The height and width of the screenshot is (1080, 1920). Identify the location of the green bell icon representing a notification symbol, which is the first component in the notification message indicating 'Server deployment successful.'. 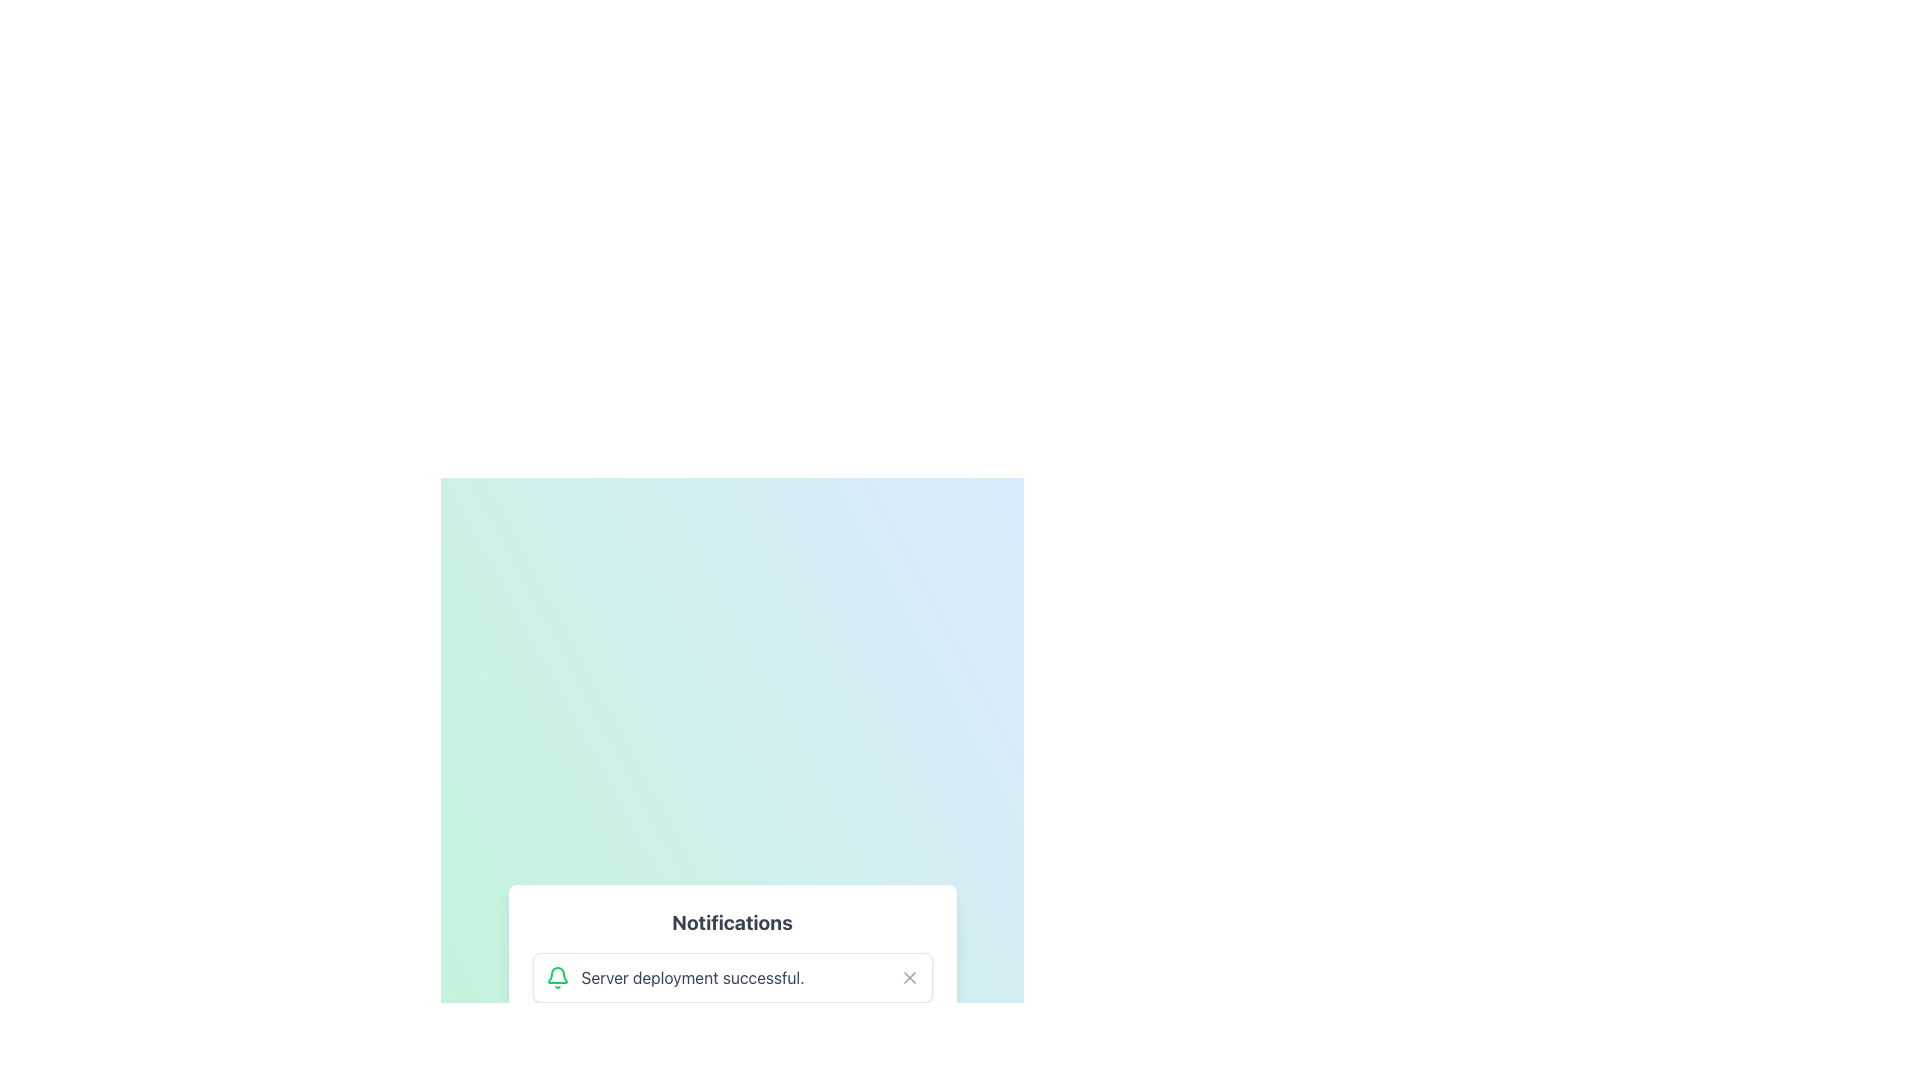
(557, 977).